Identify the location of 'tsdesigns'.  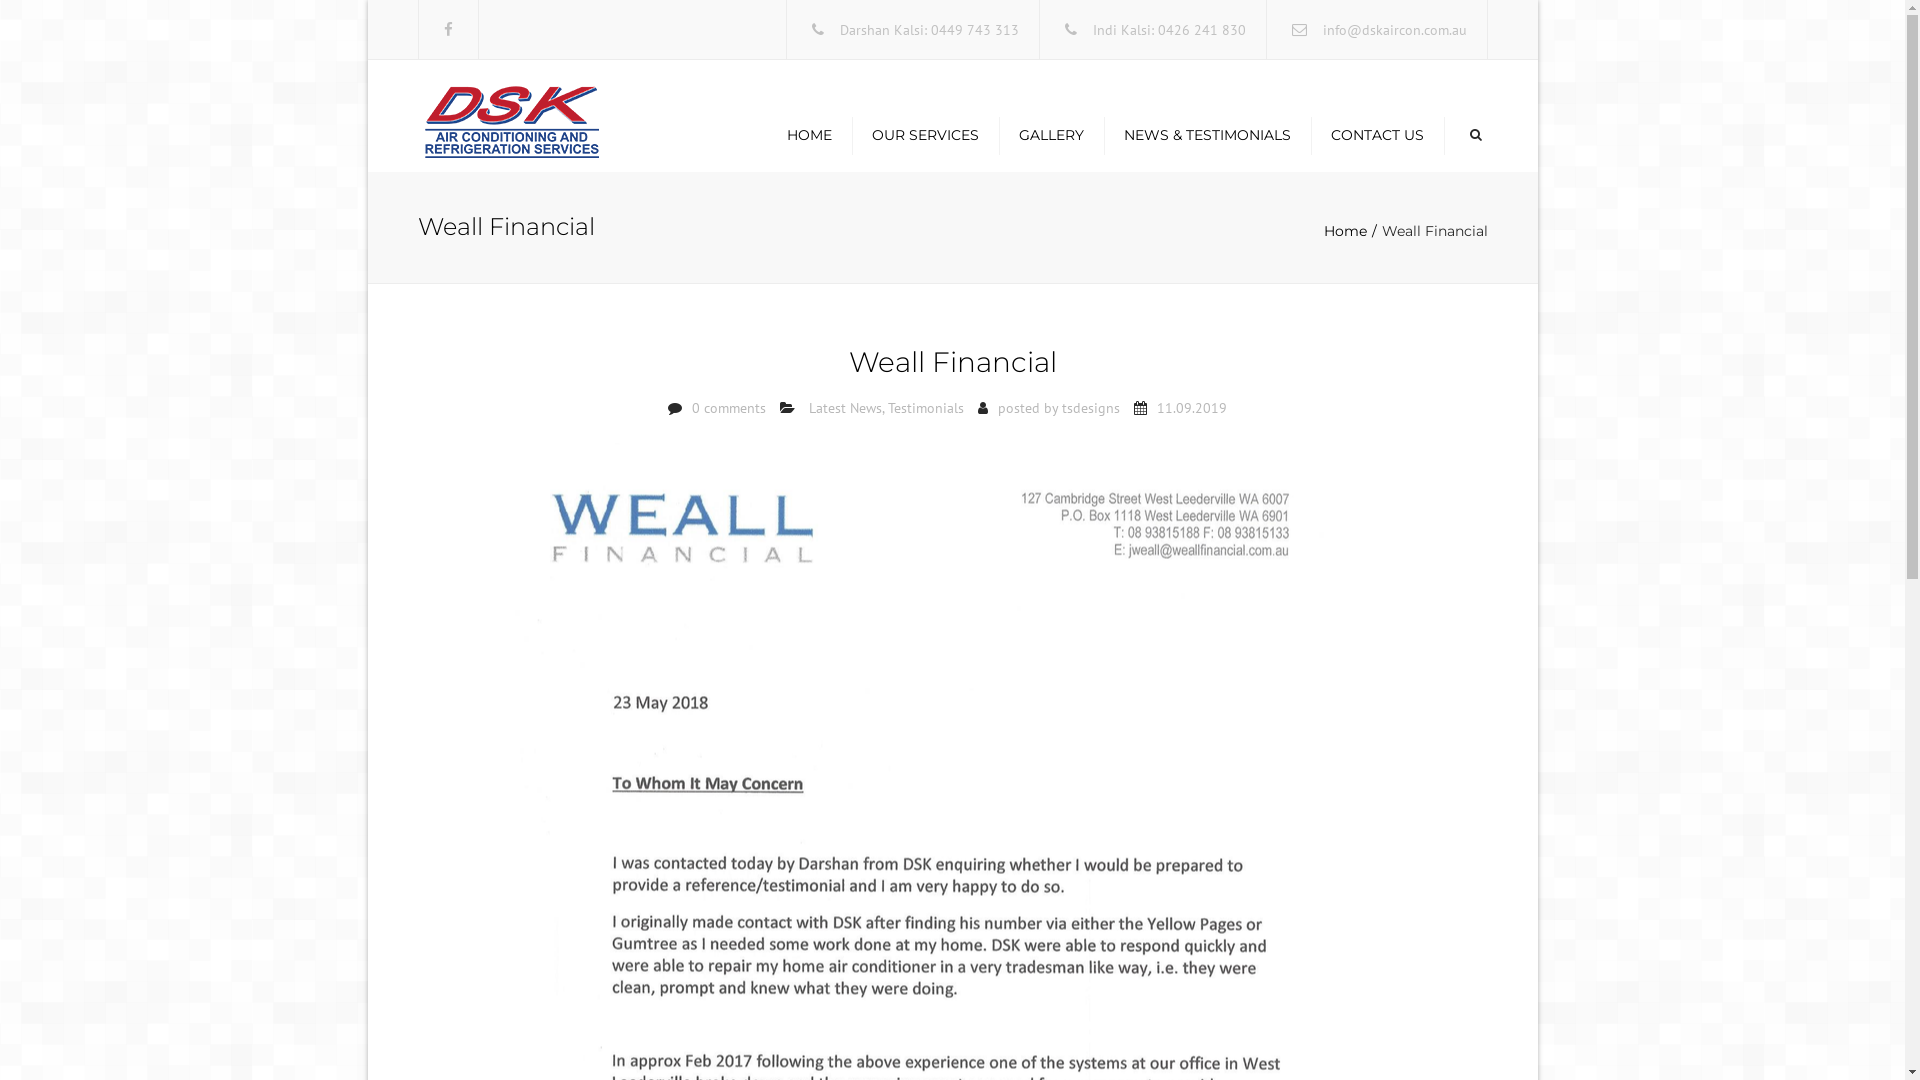
(1060, 407).